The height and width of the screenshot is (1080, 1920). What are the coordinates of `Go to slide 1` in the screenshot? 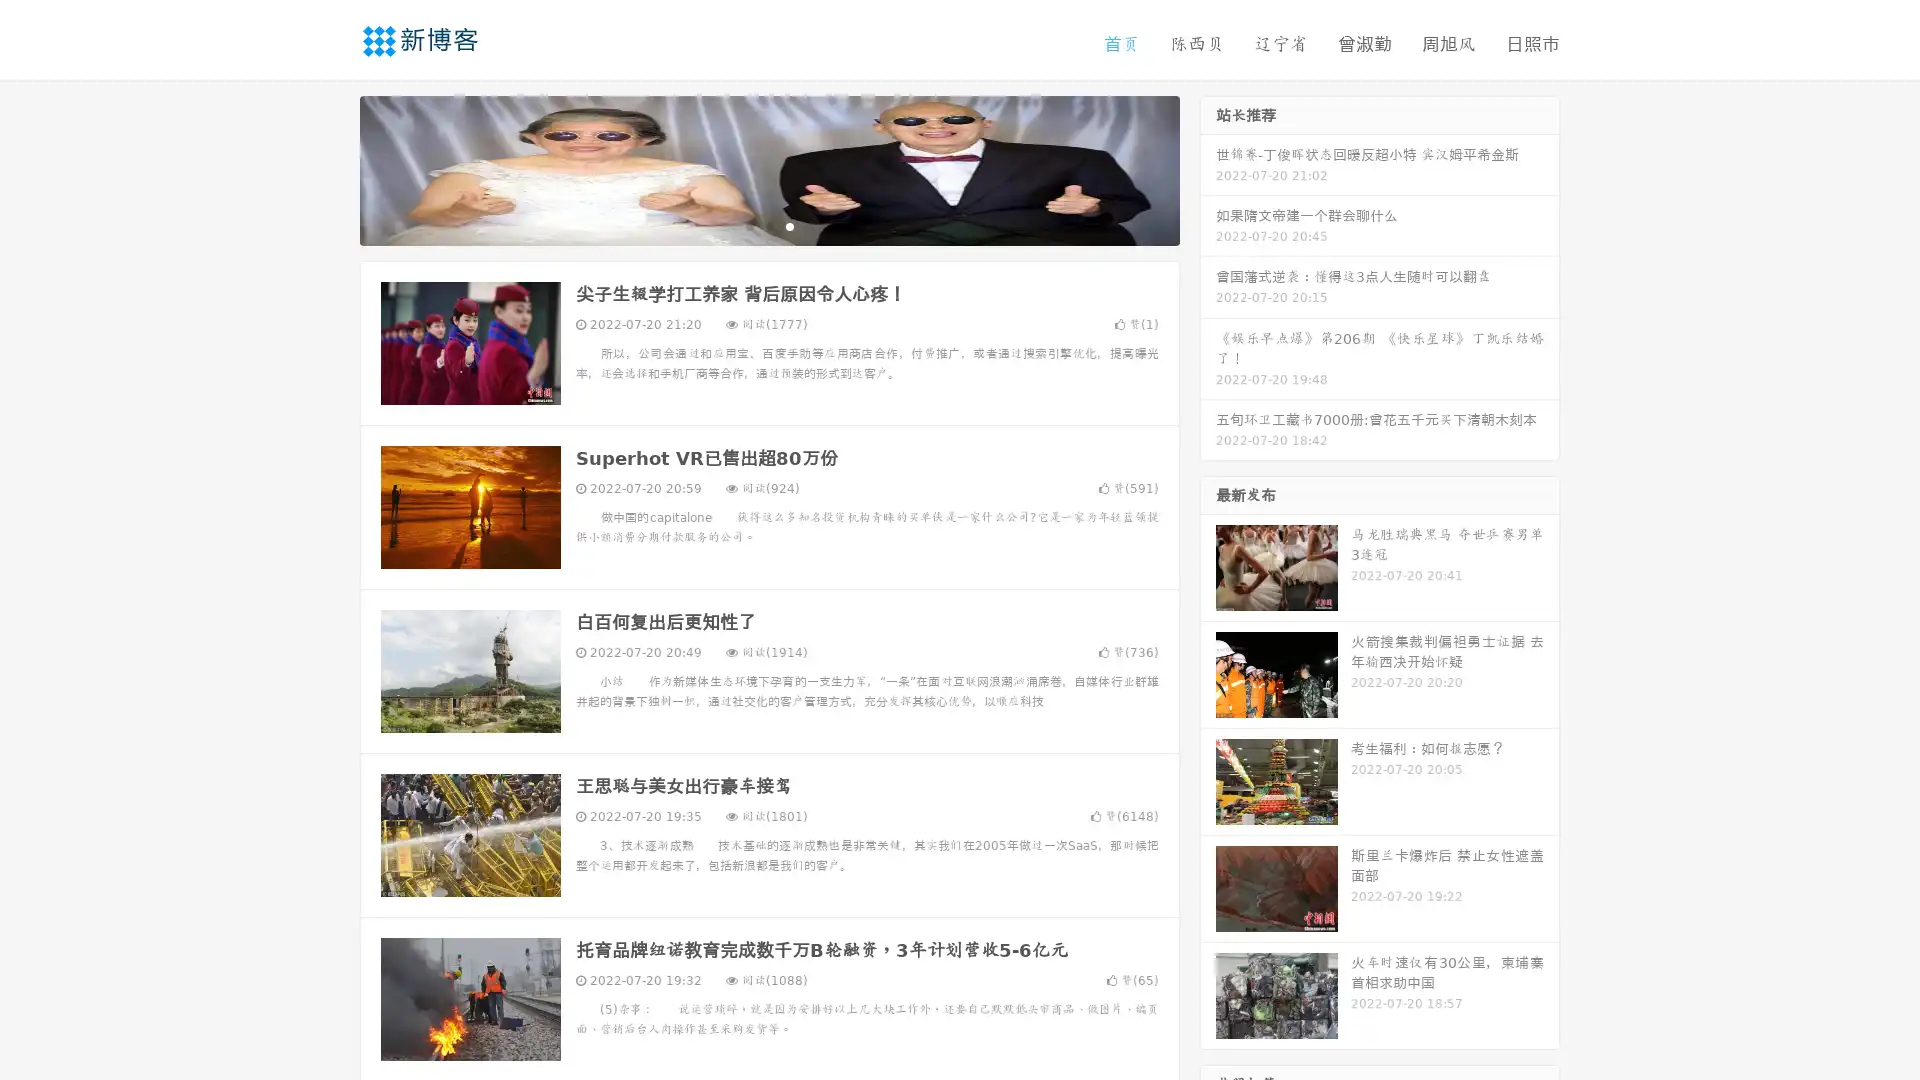 It's located at (748, 225).